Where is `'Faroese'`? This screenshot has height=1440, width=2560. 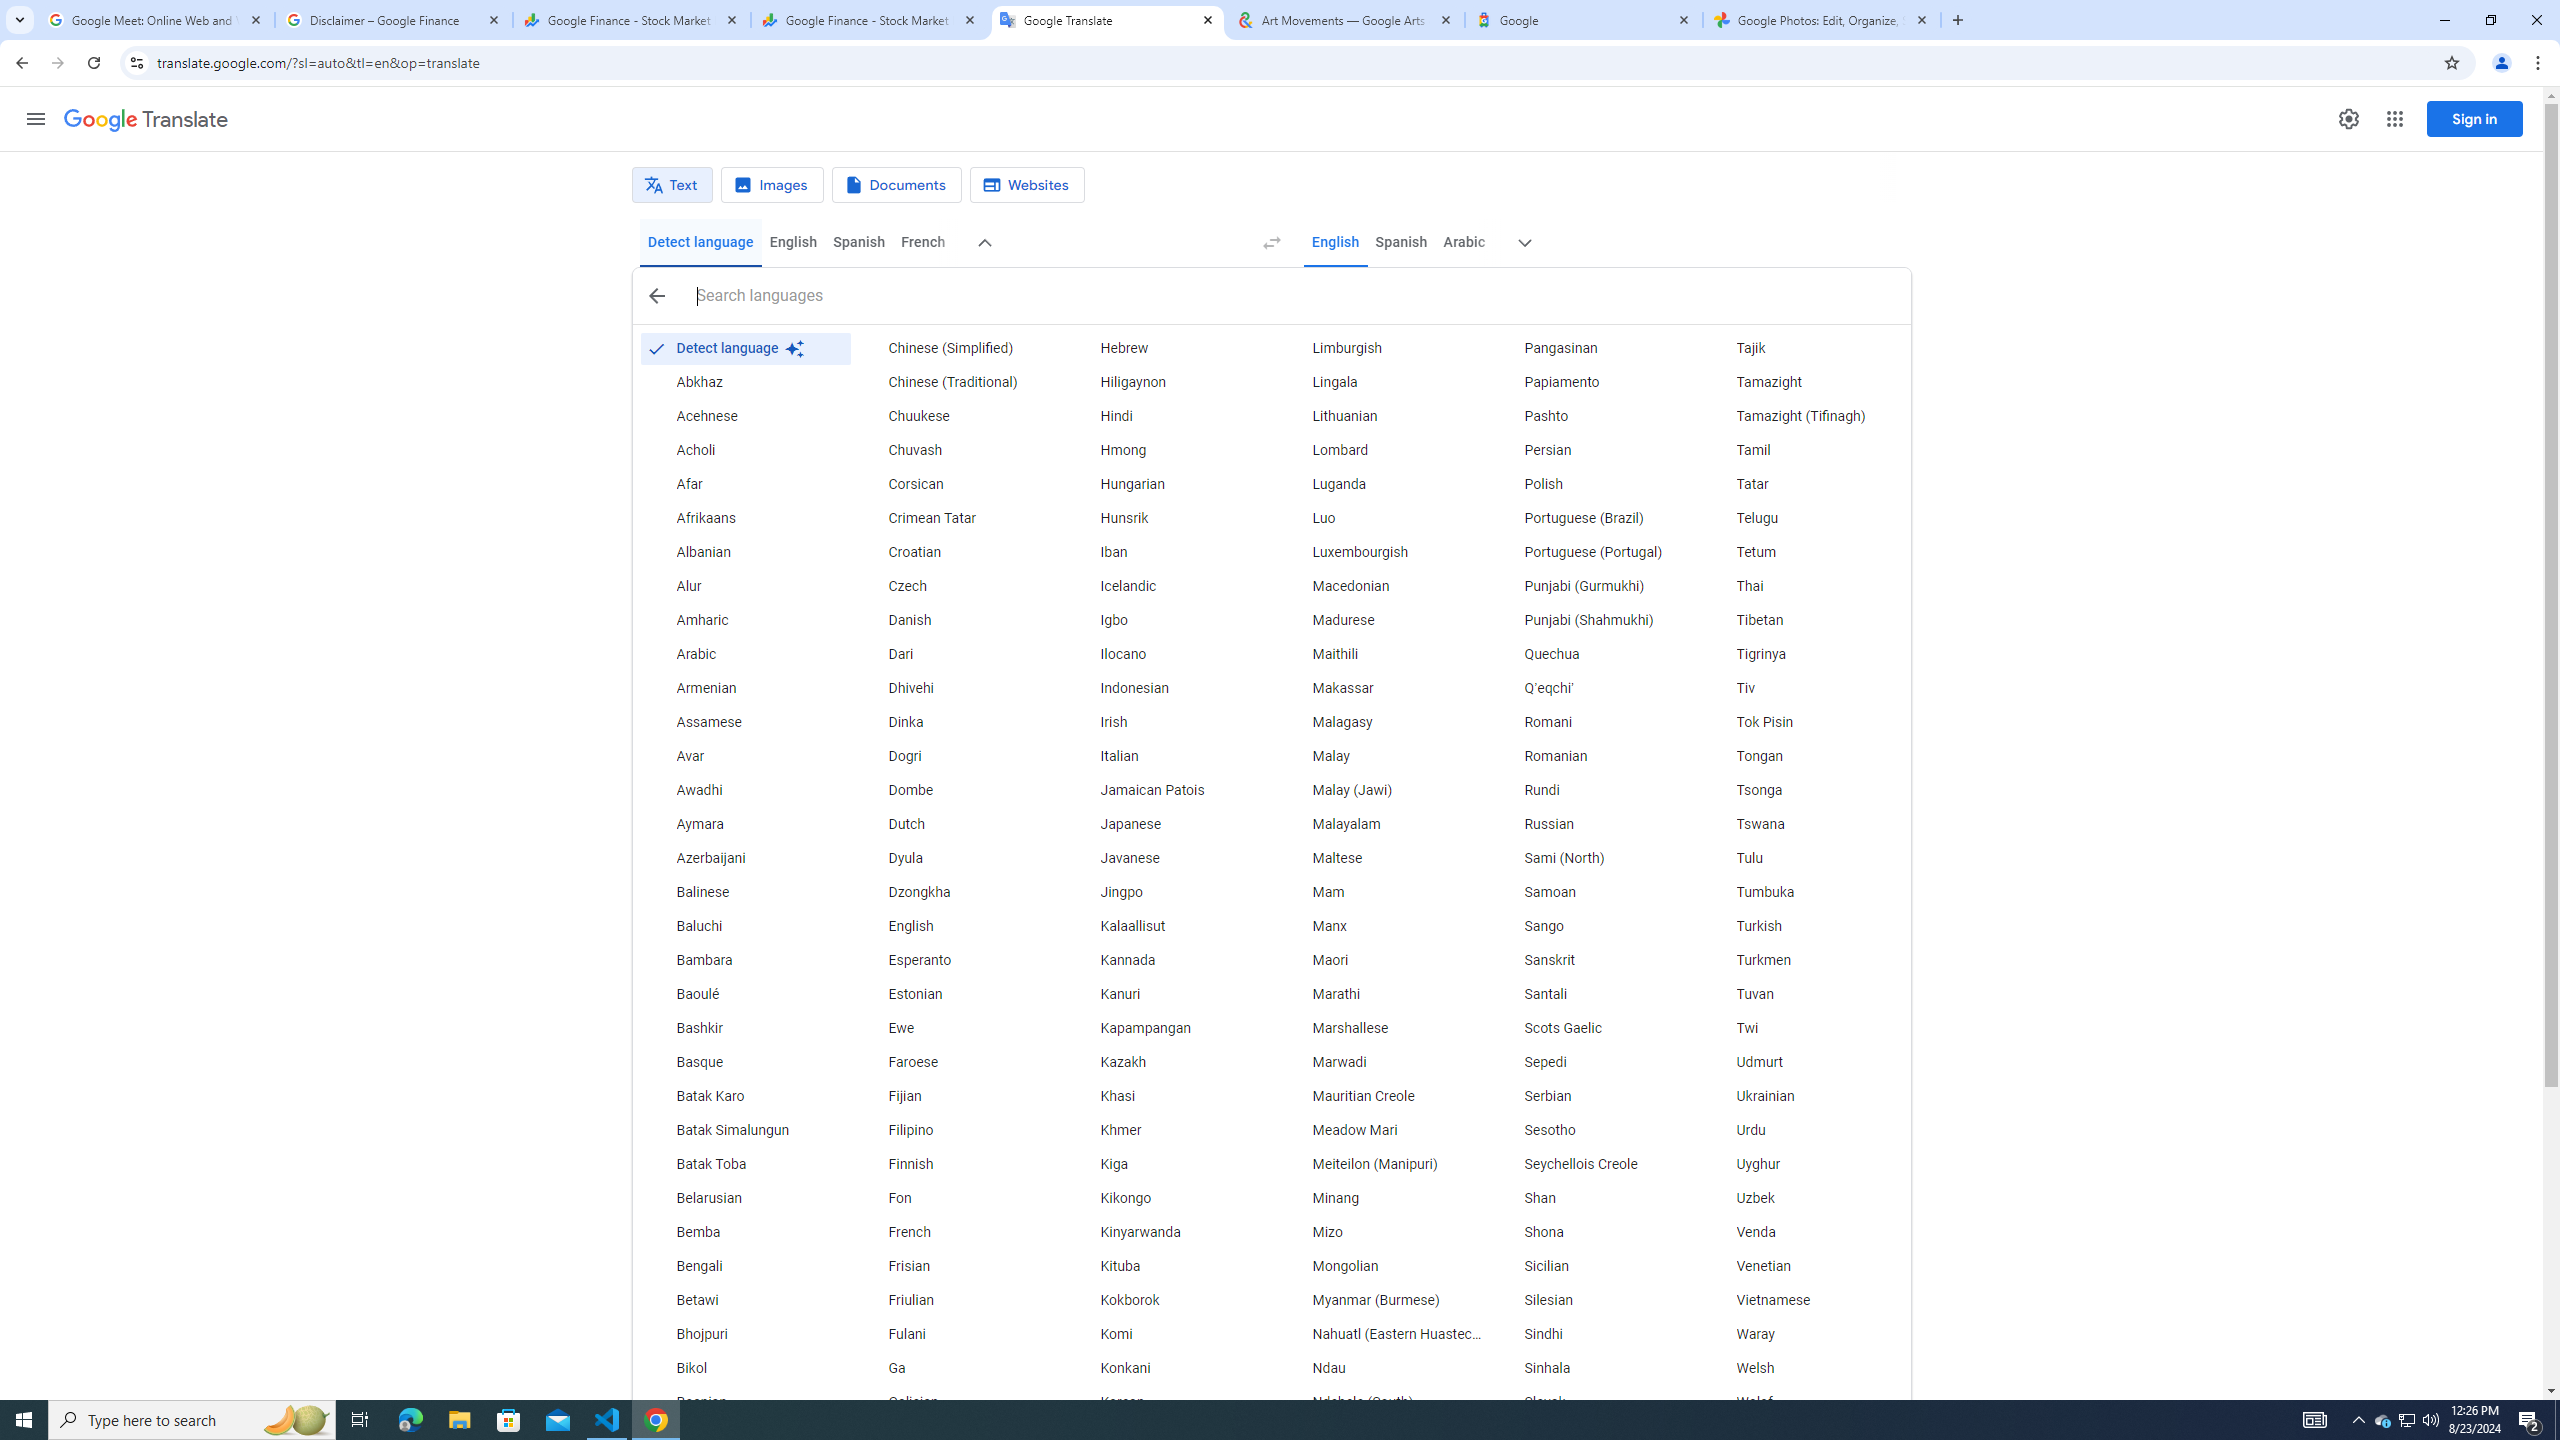
'Faroese' is located at coordinates (957, 1061).